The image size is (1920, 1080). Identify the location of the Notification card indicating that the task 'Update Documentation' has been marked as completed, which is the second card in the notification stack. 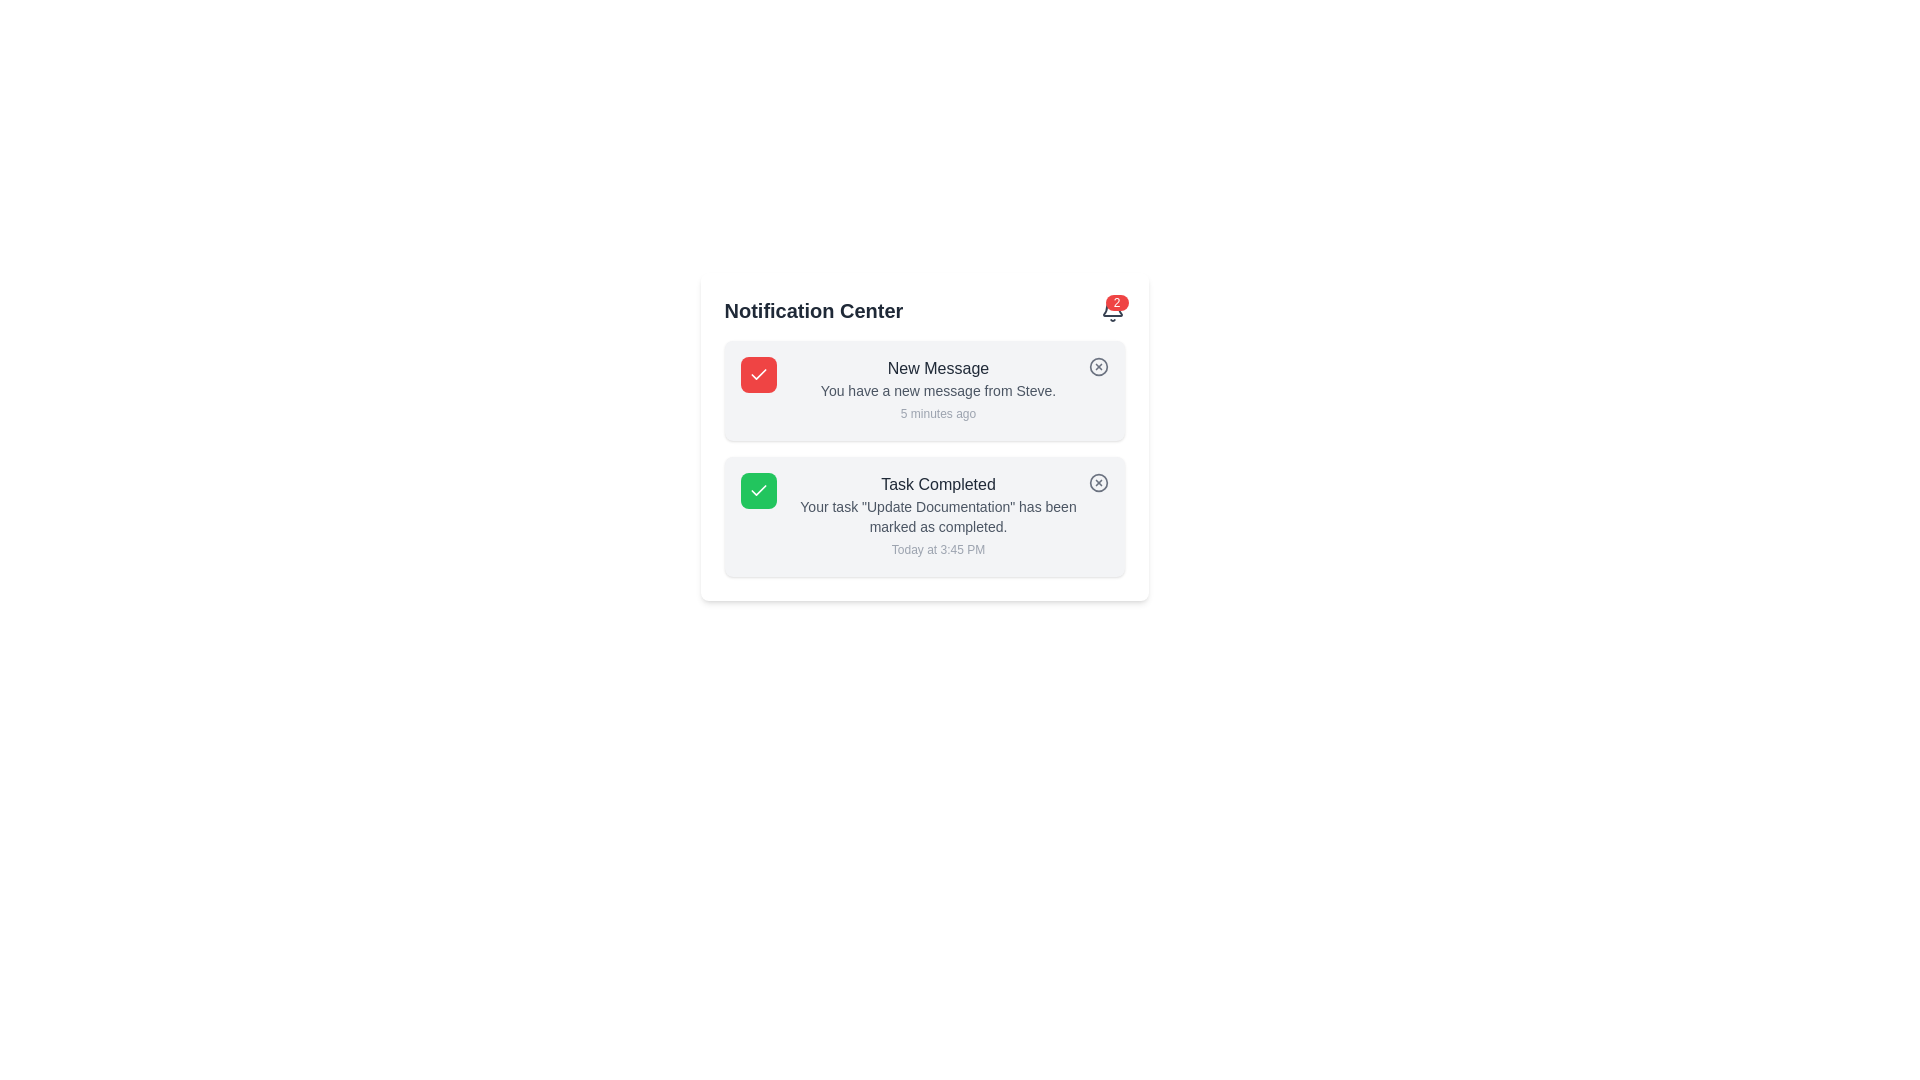
(923, 515).